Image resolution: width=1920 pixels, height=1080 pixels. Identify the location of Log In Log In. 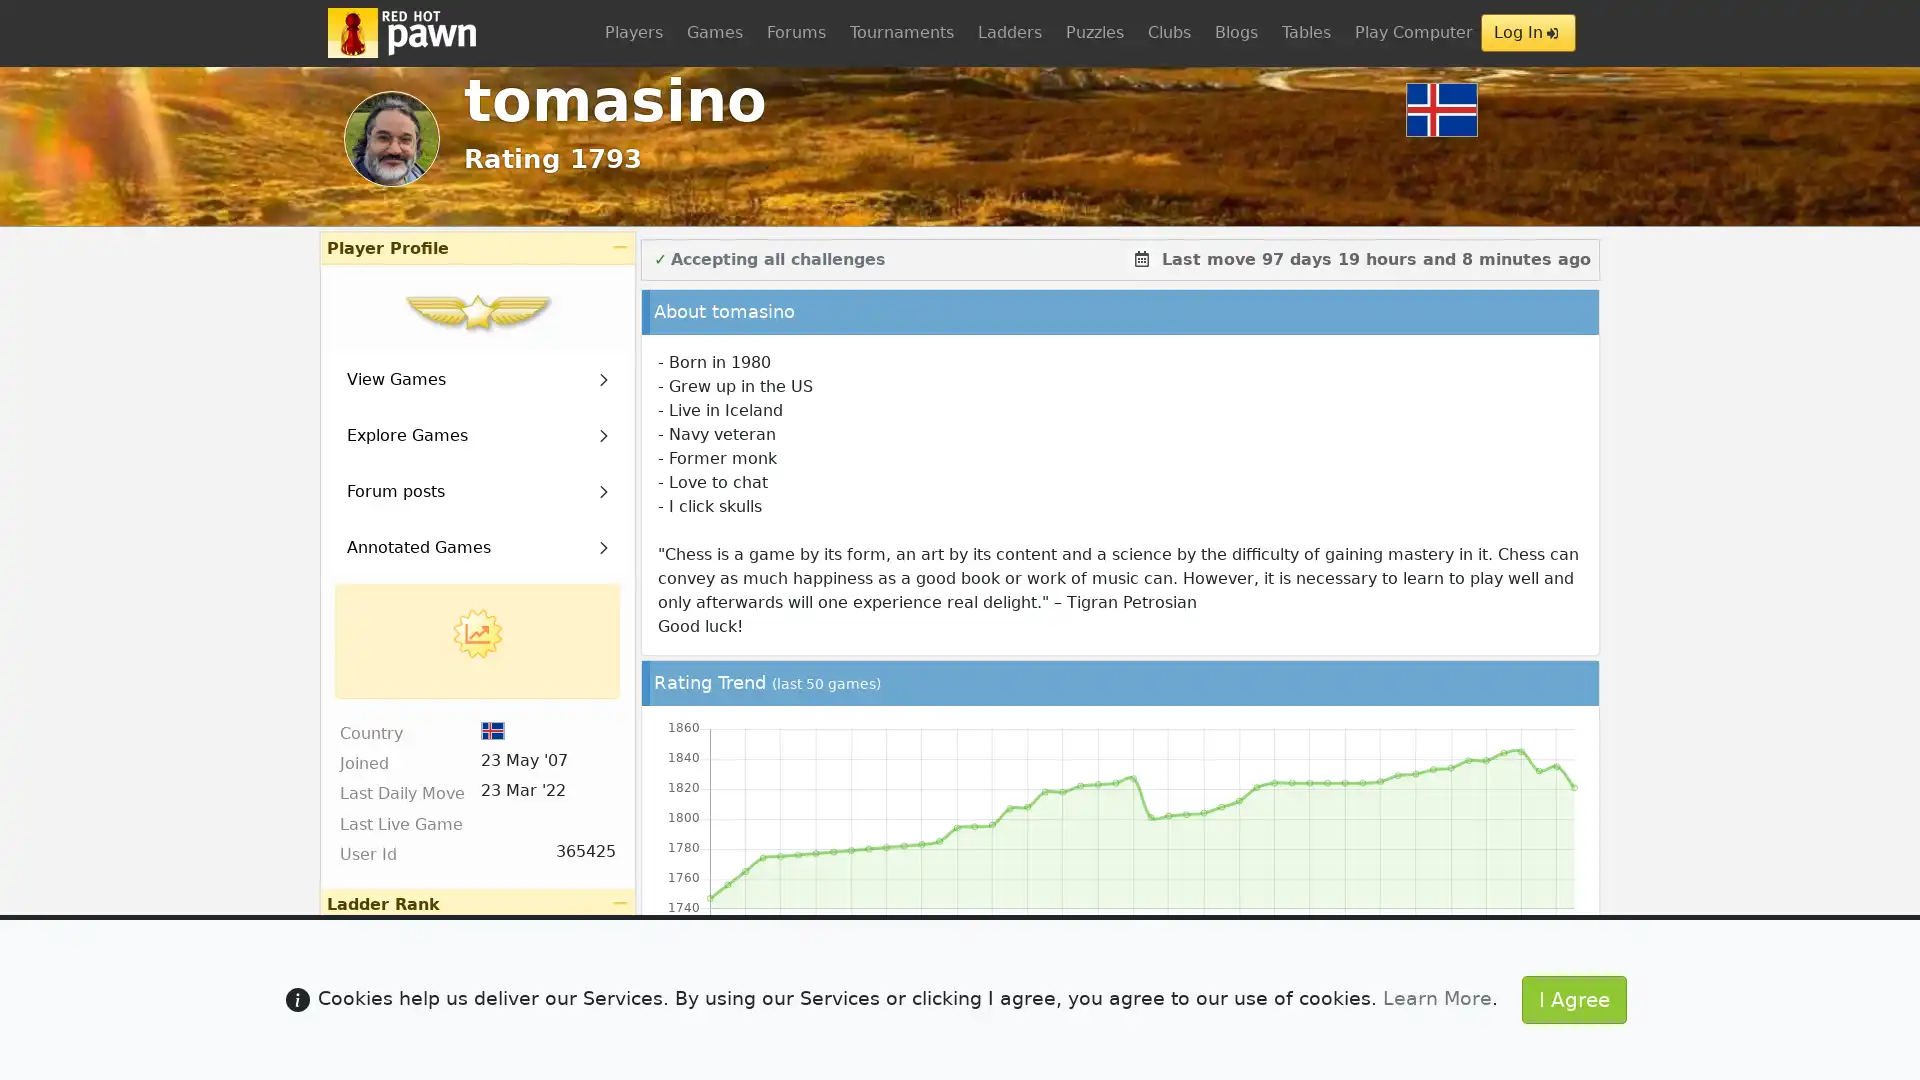
(1527, 33).